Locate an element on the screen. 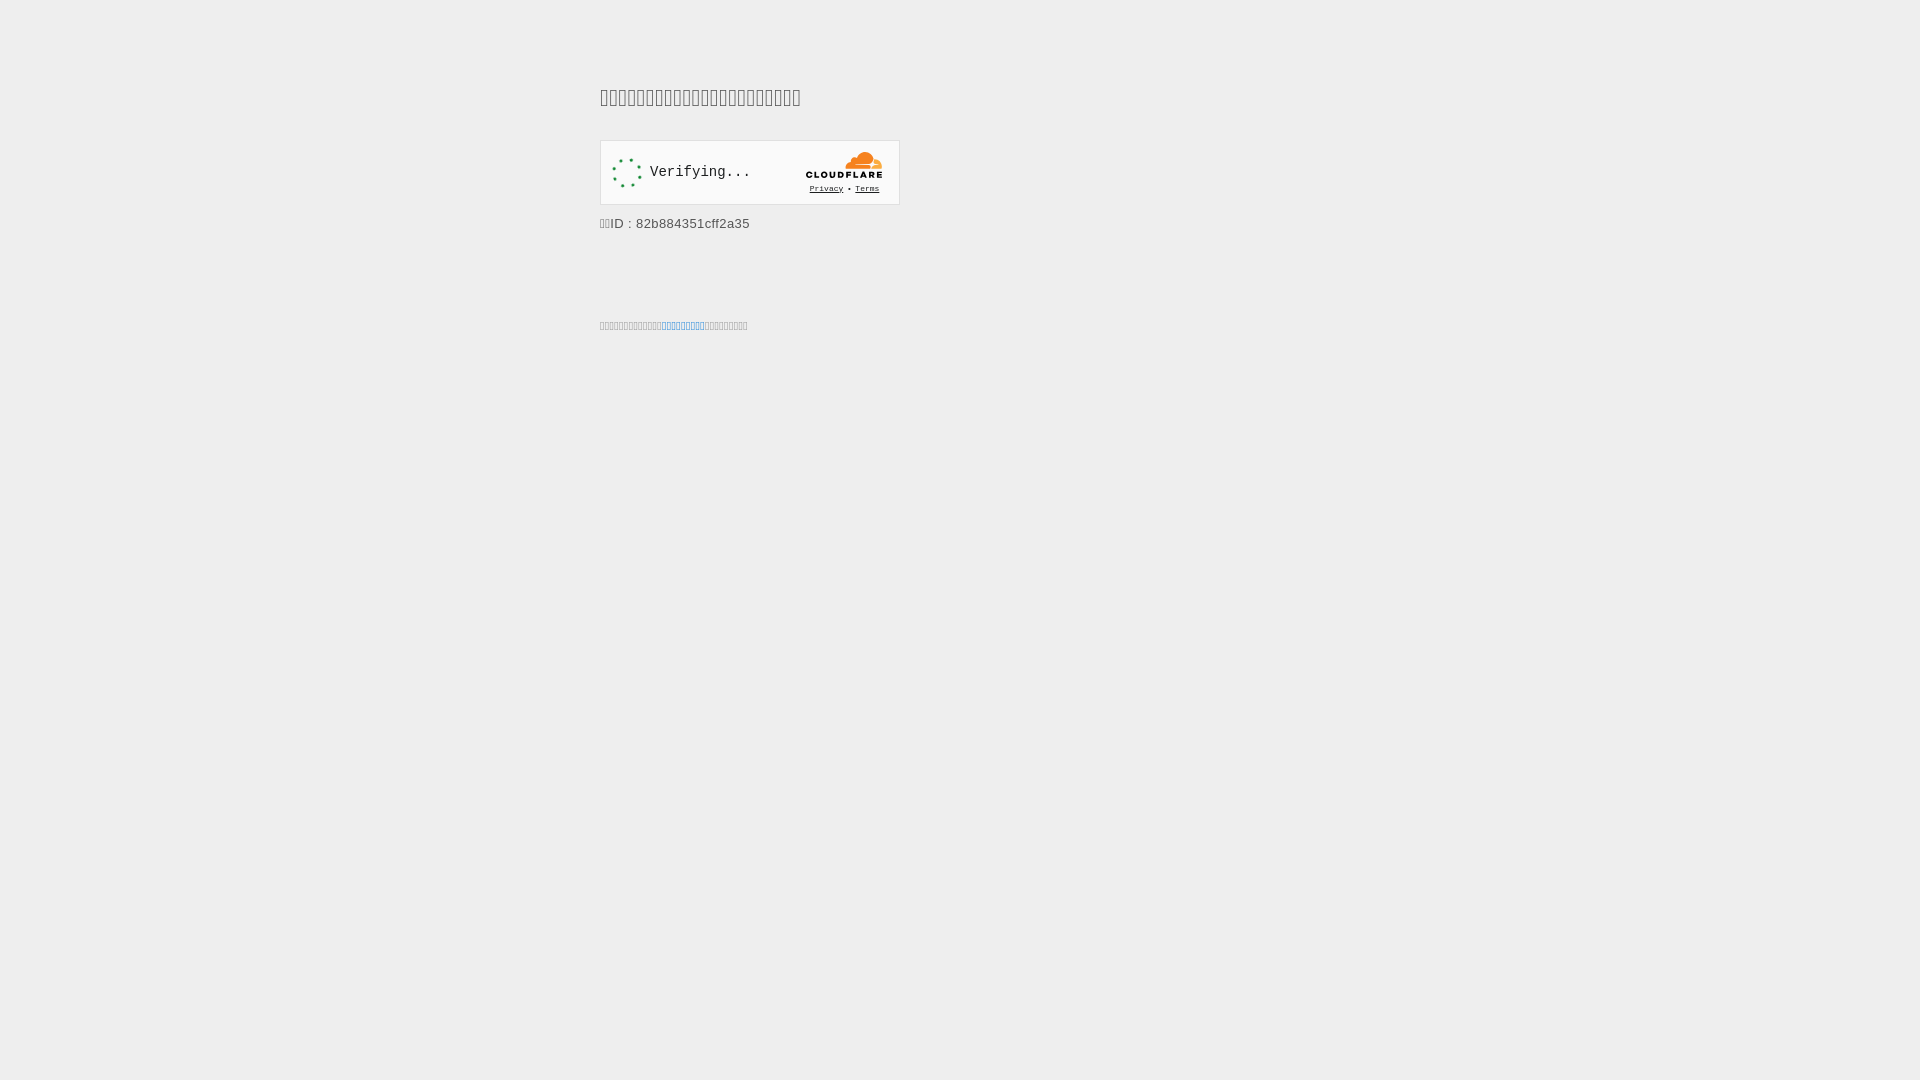  'Widget containing a Cloudflare security challenge' is located at coordinates (748, 171).